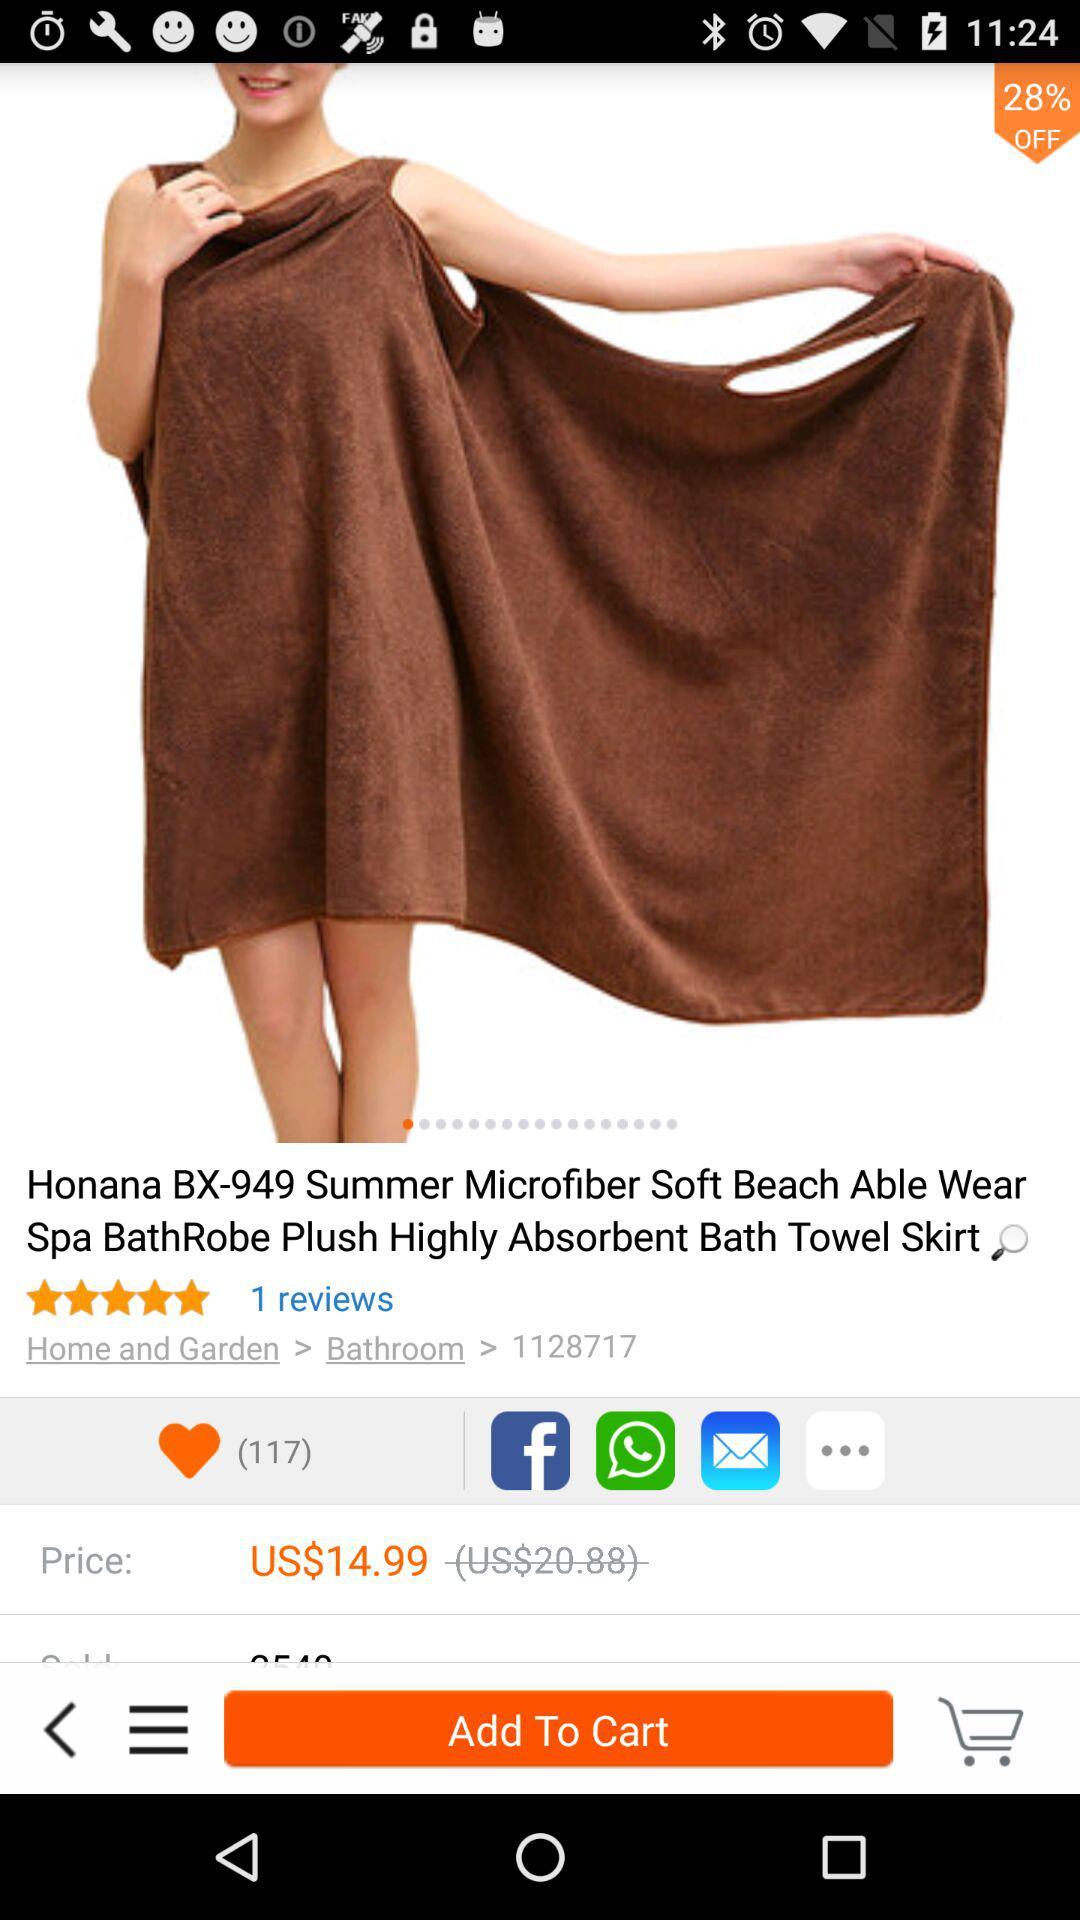  Describe the element at coordinates (655, 1124) in the screenshot. I see `picture` at that location.